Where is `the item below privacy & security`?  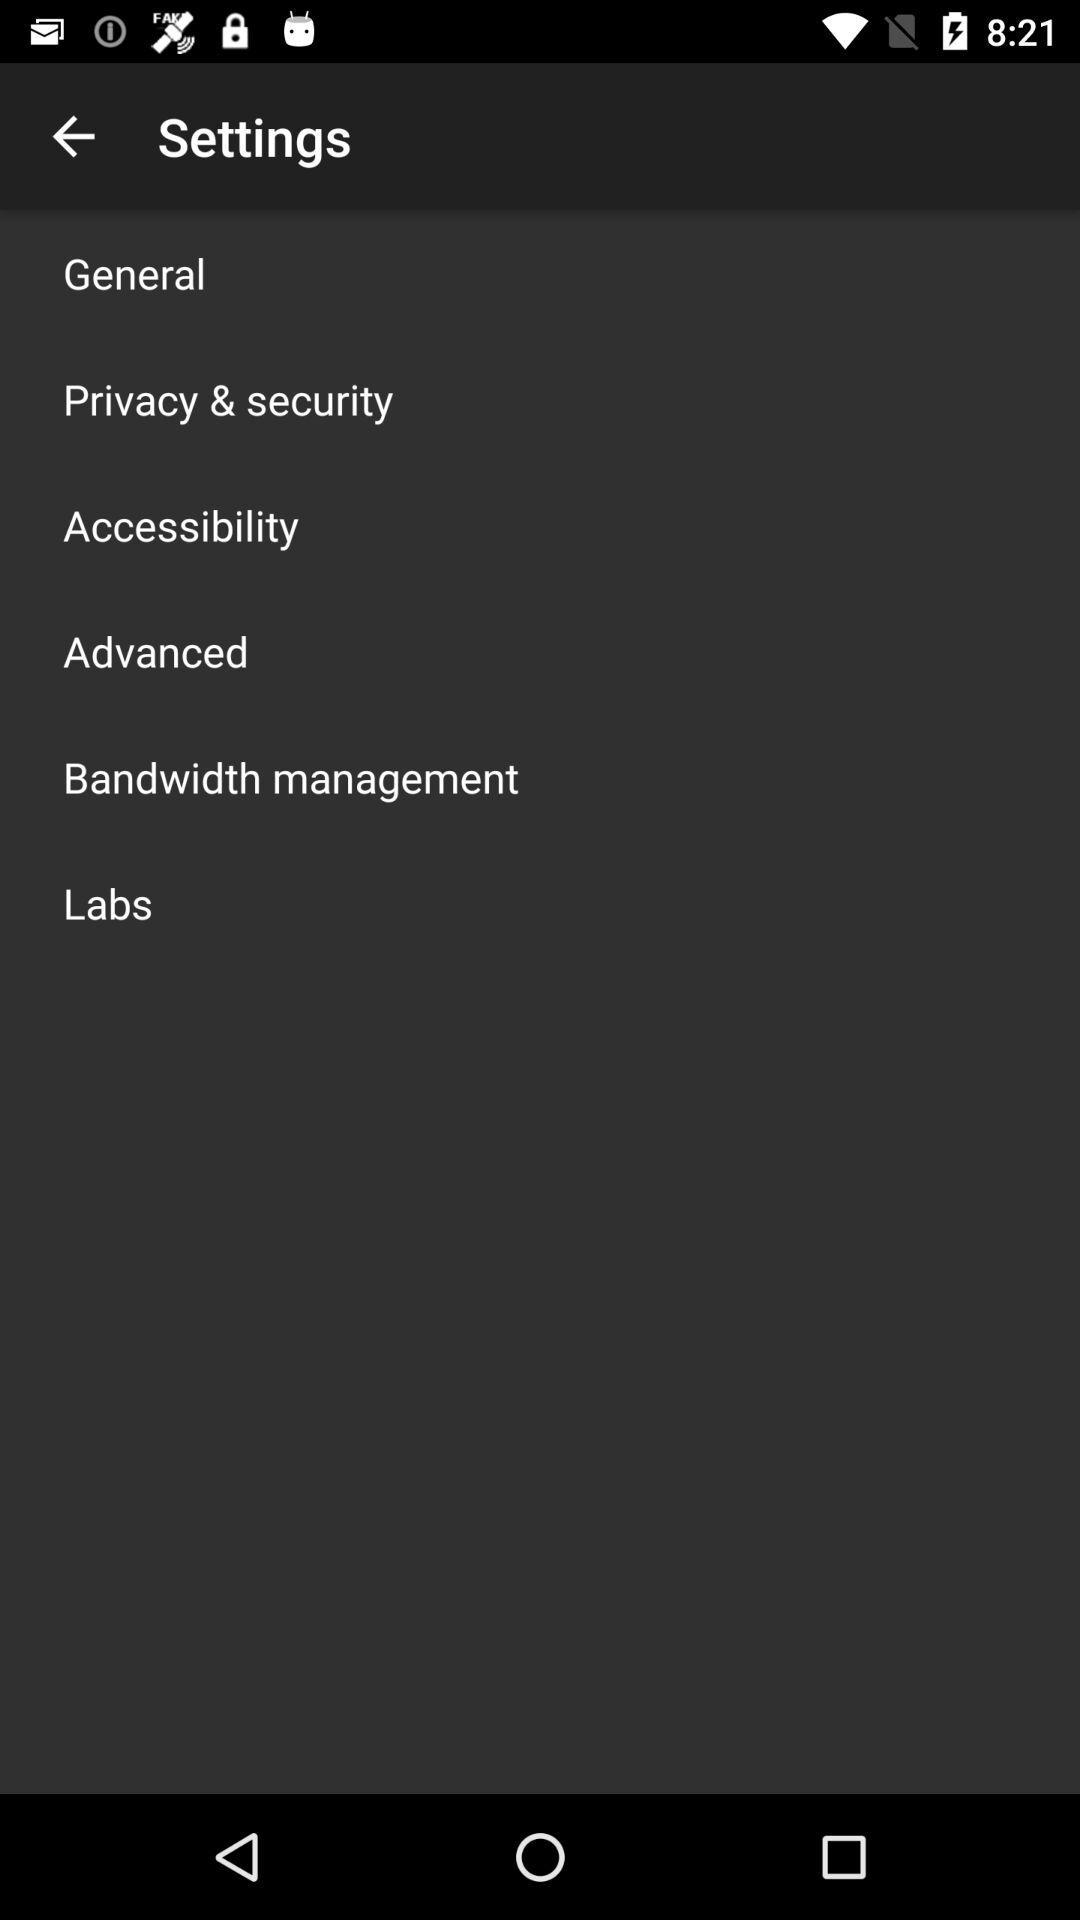 the item below privacy & security is located at coordinates (181, 524).